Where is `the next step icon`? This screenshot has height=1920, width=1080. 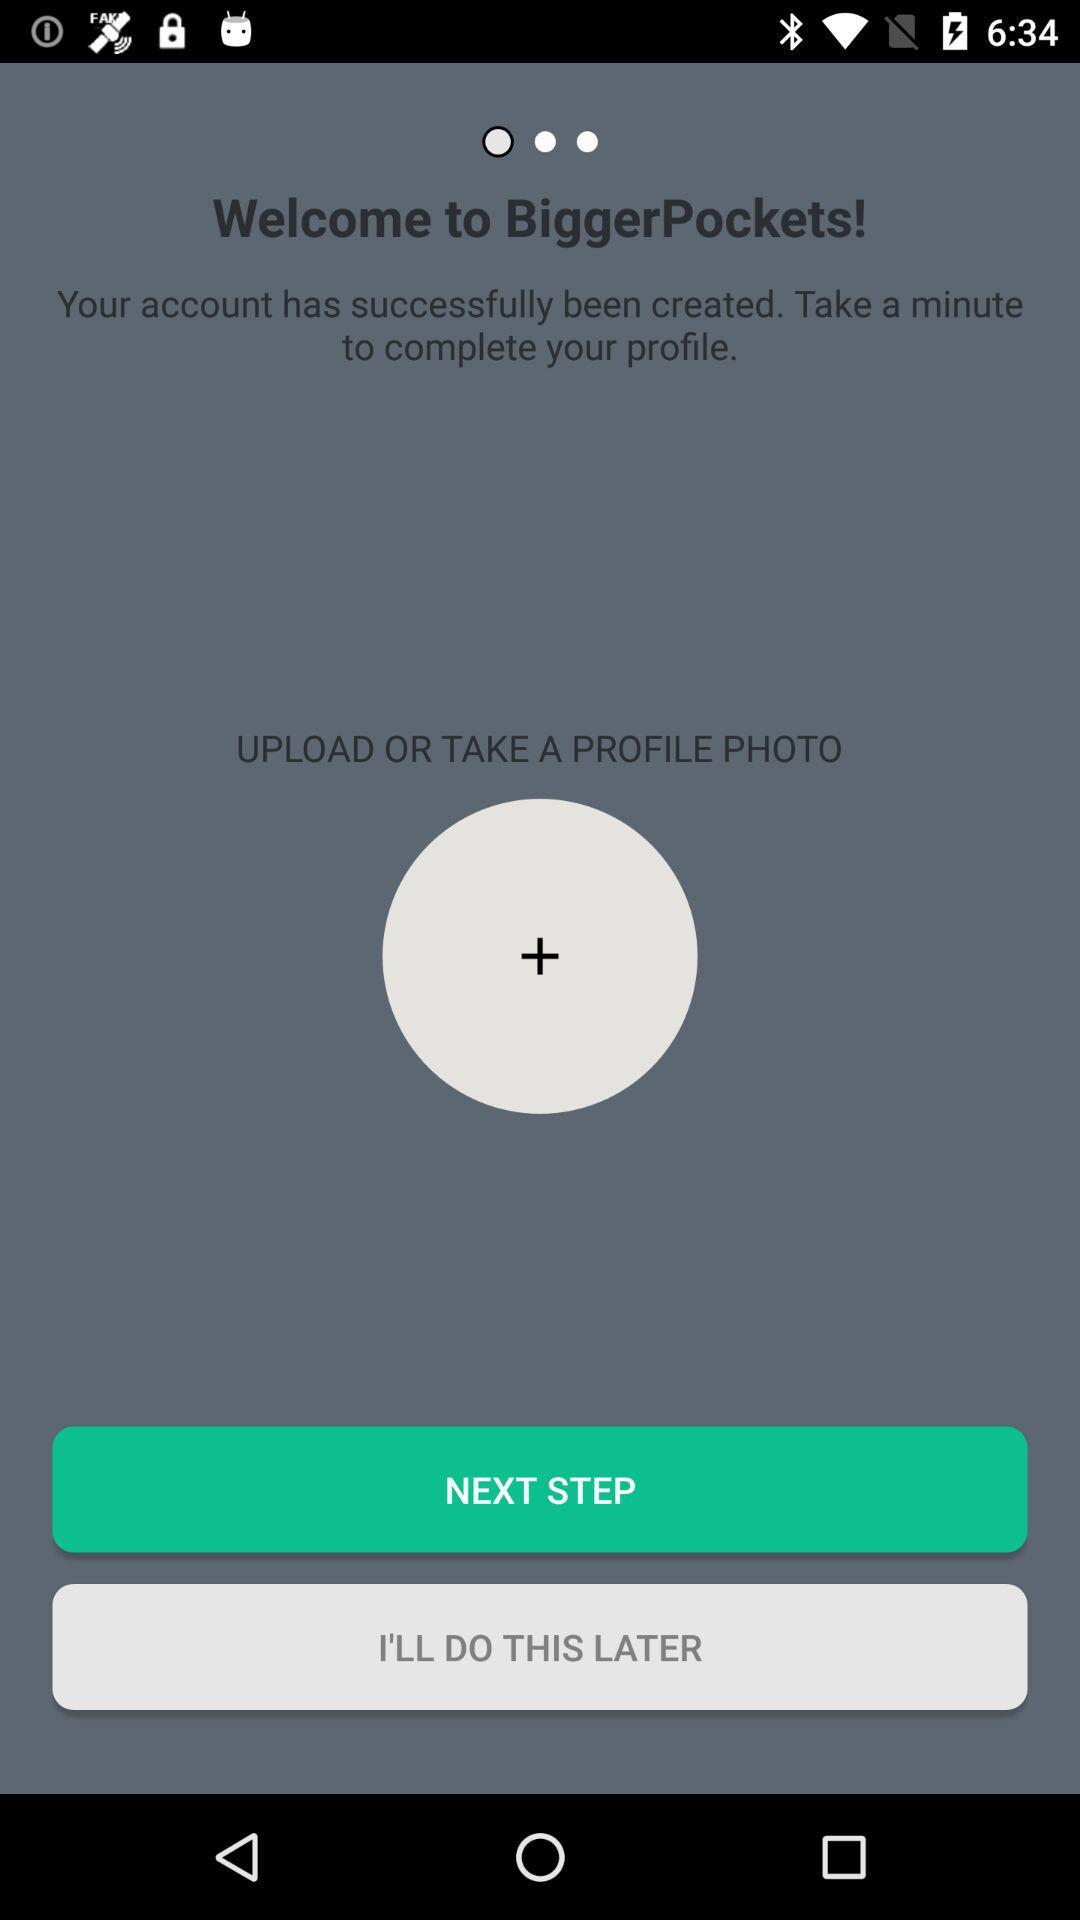 the next step icon is located at coordinates (540, 1489).